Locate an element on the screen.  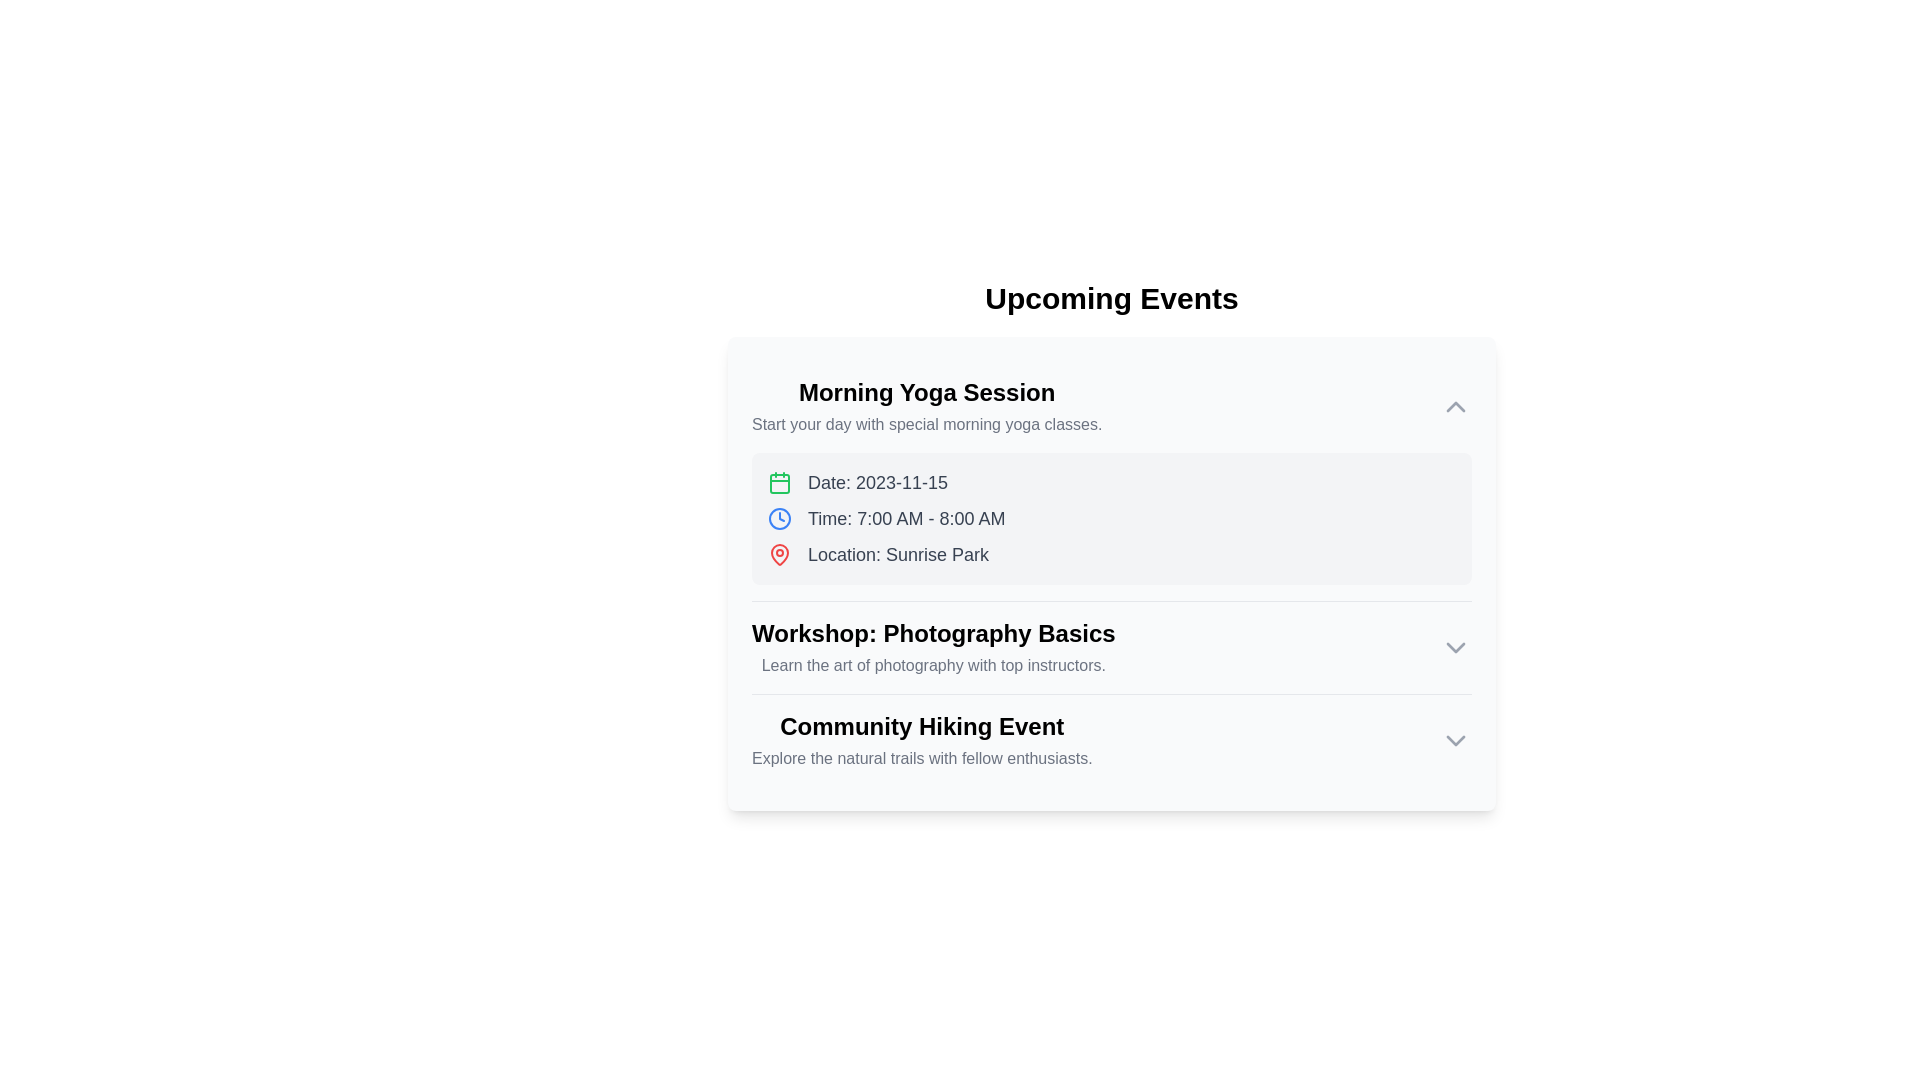
the static informational text element that reads 'Learn the art of photography with top instructors.' located below the title 'Workshop: Photography Basics' is located at coordinates (932, 666).